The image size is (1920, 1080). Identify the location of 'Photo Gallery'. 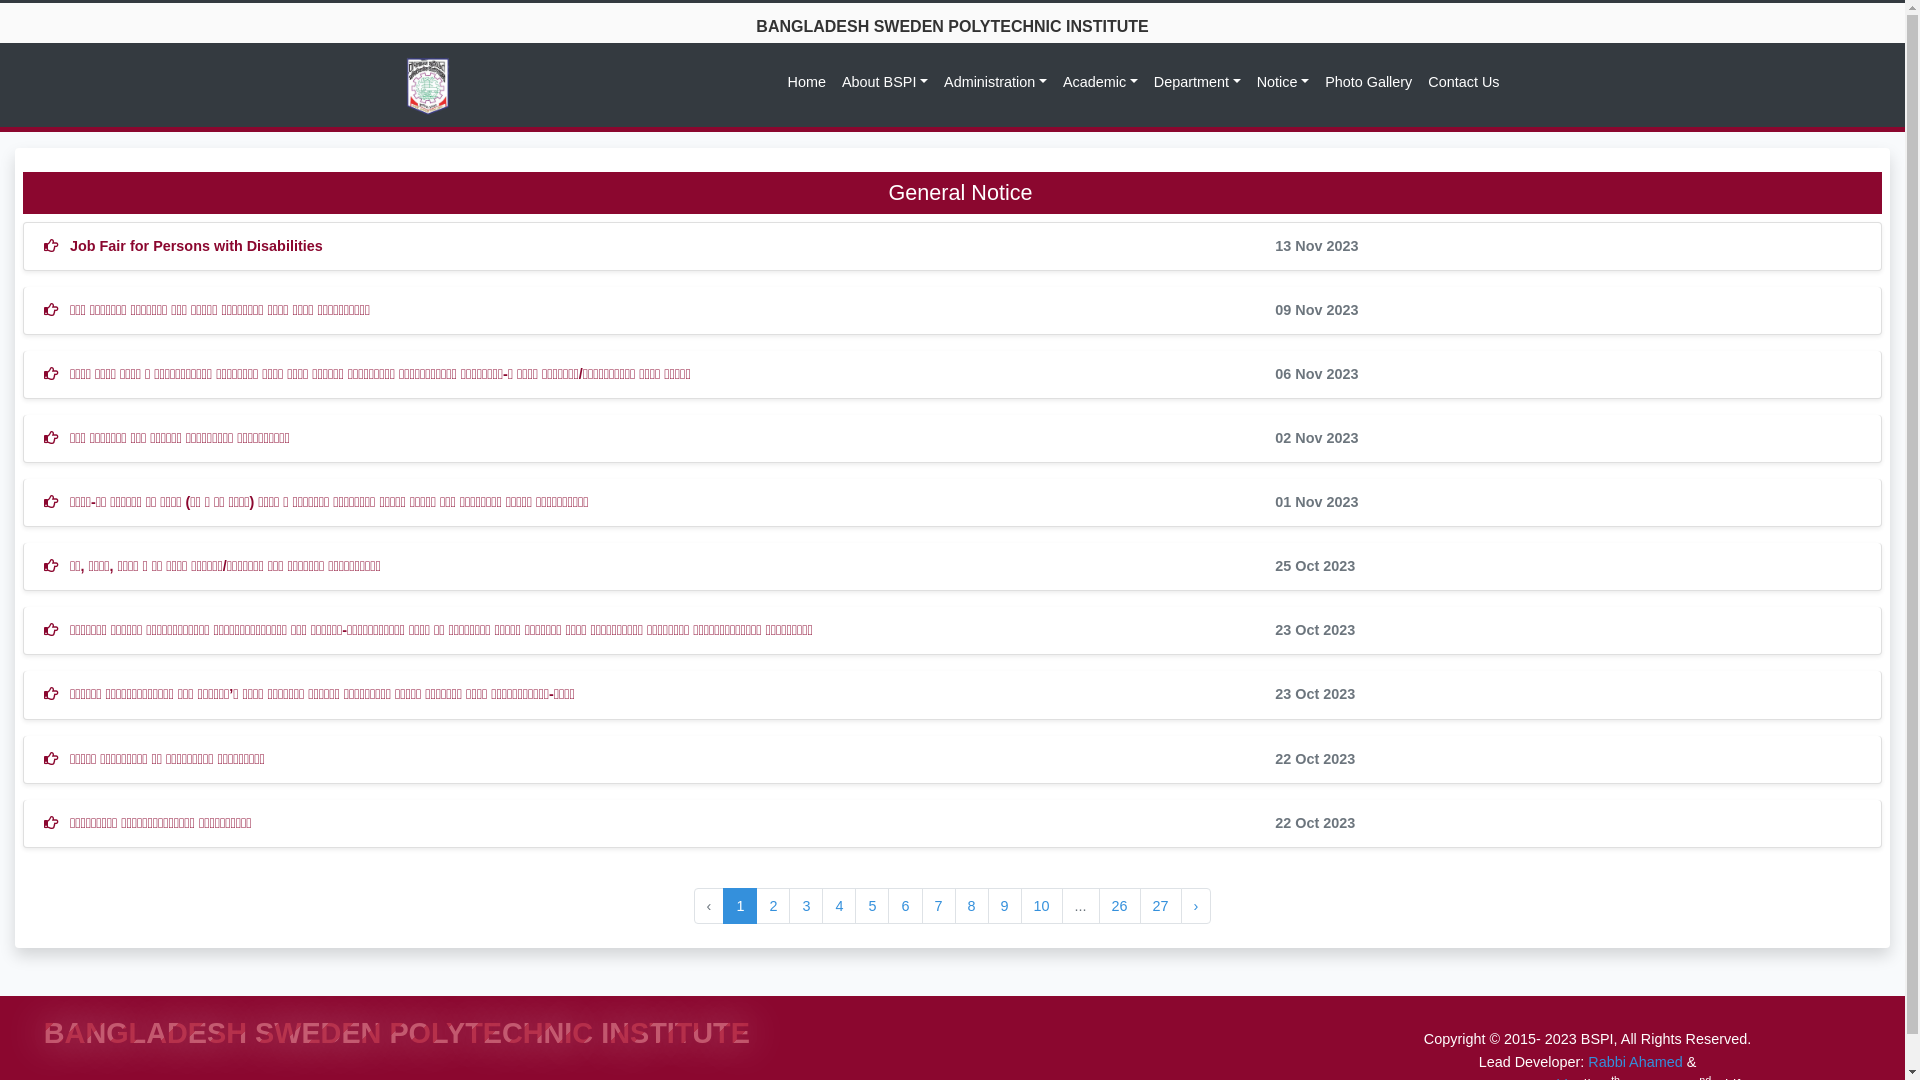
(1367, 81).